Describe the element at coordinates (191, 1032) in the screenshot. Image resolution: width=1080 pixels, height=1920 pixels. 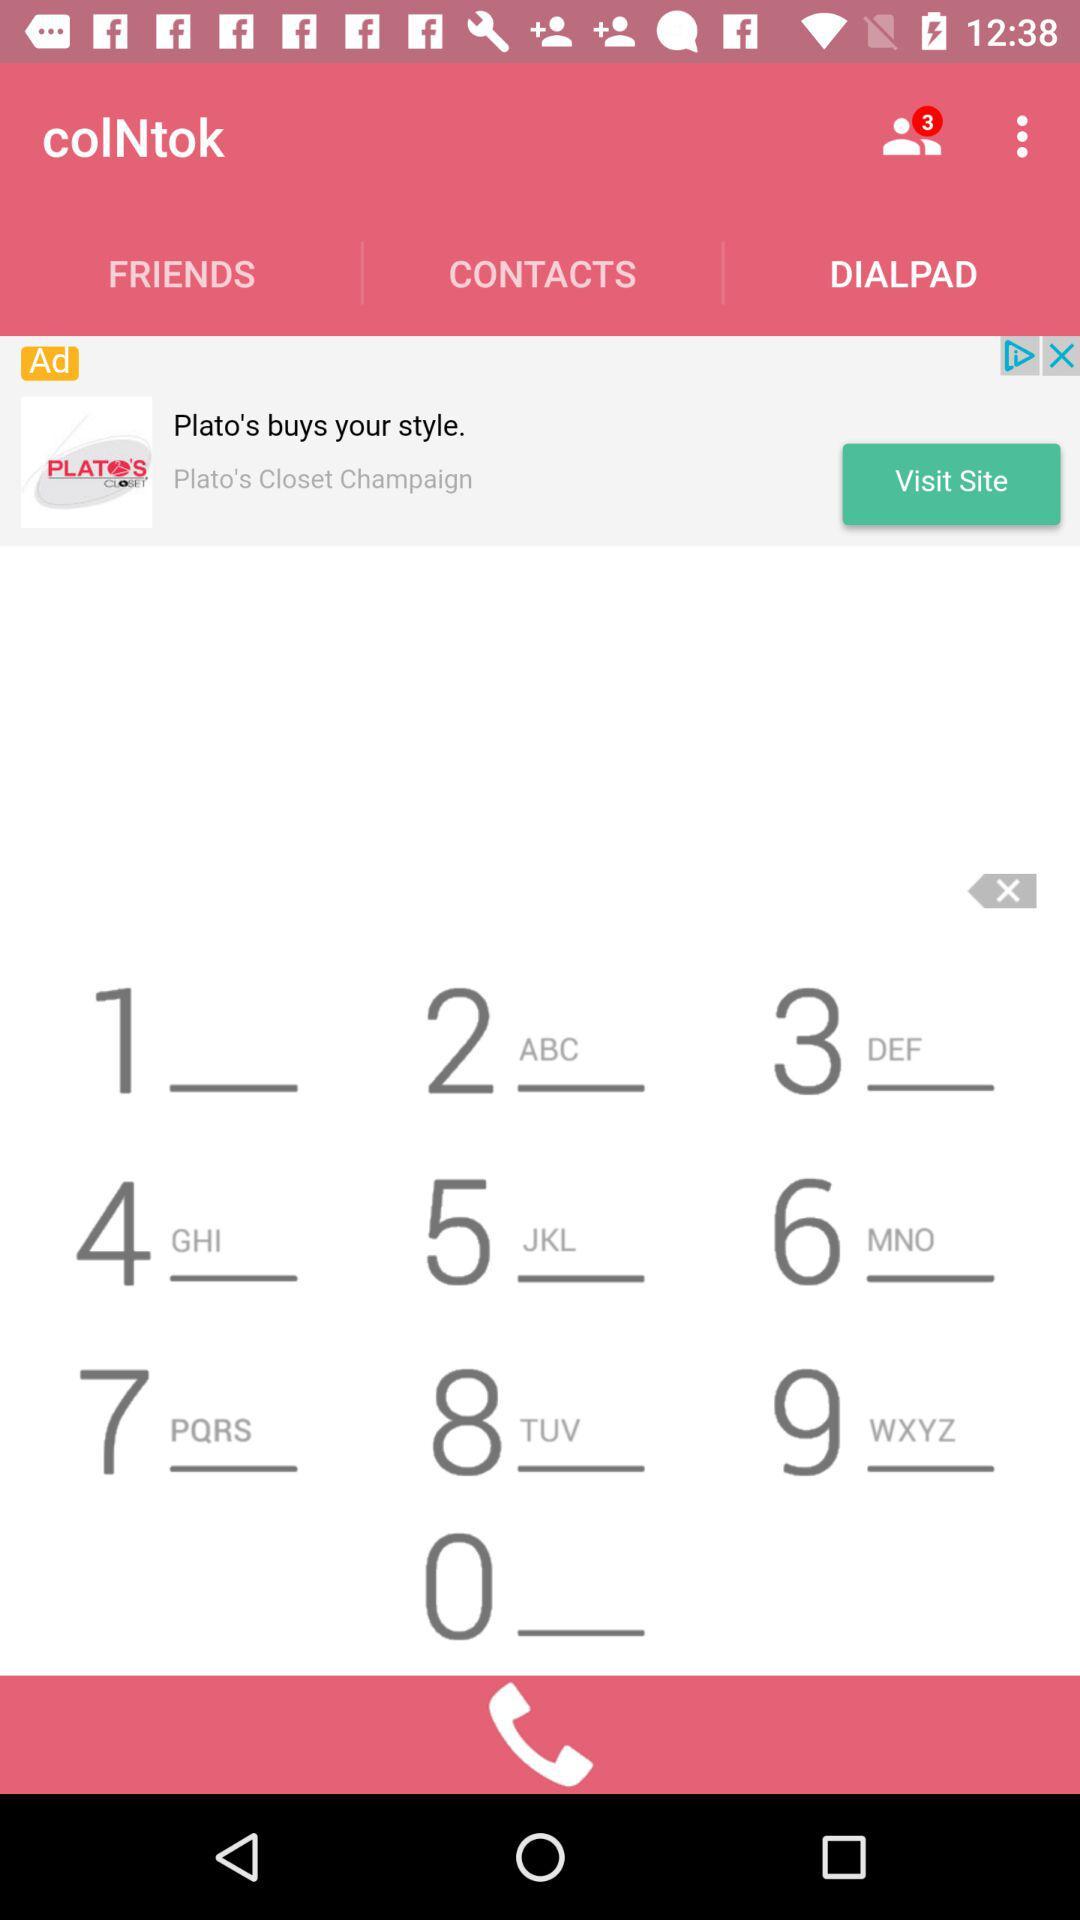
I see `the book icon` at that location.